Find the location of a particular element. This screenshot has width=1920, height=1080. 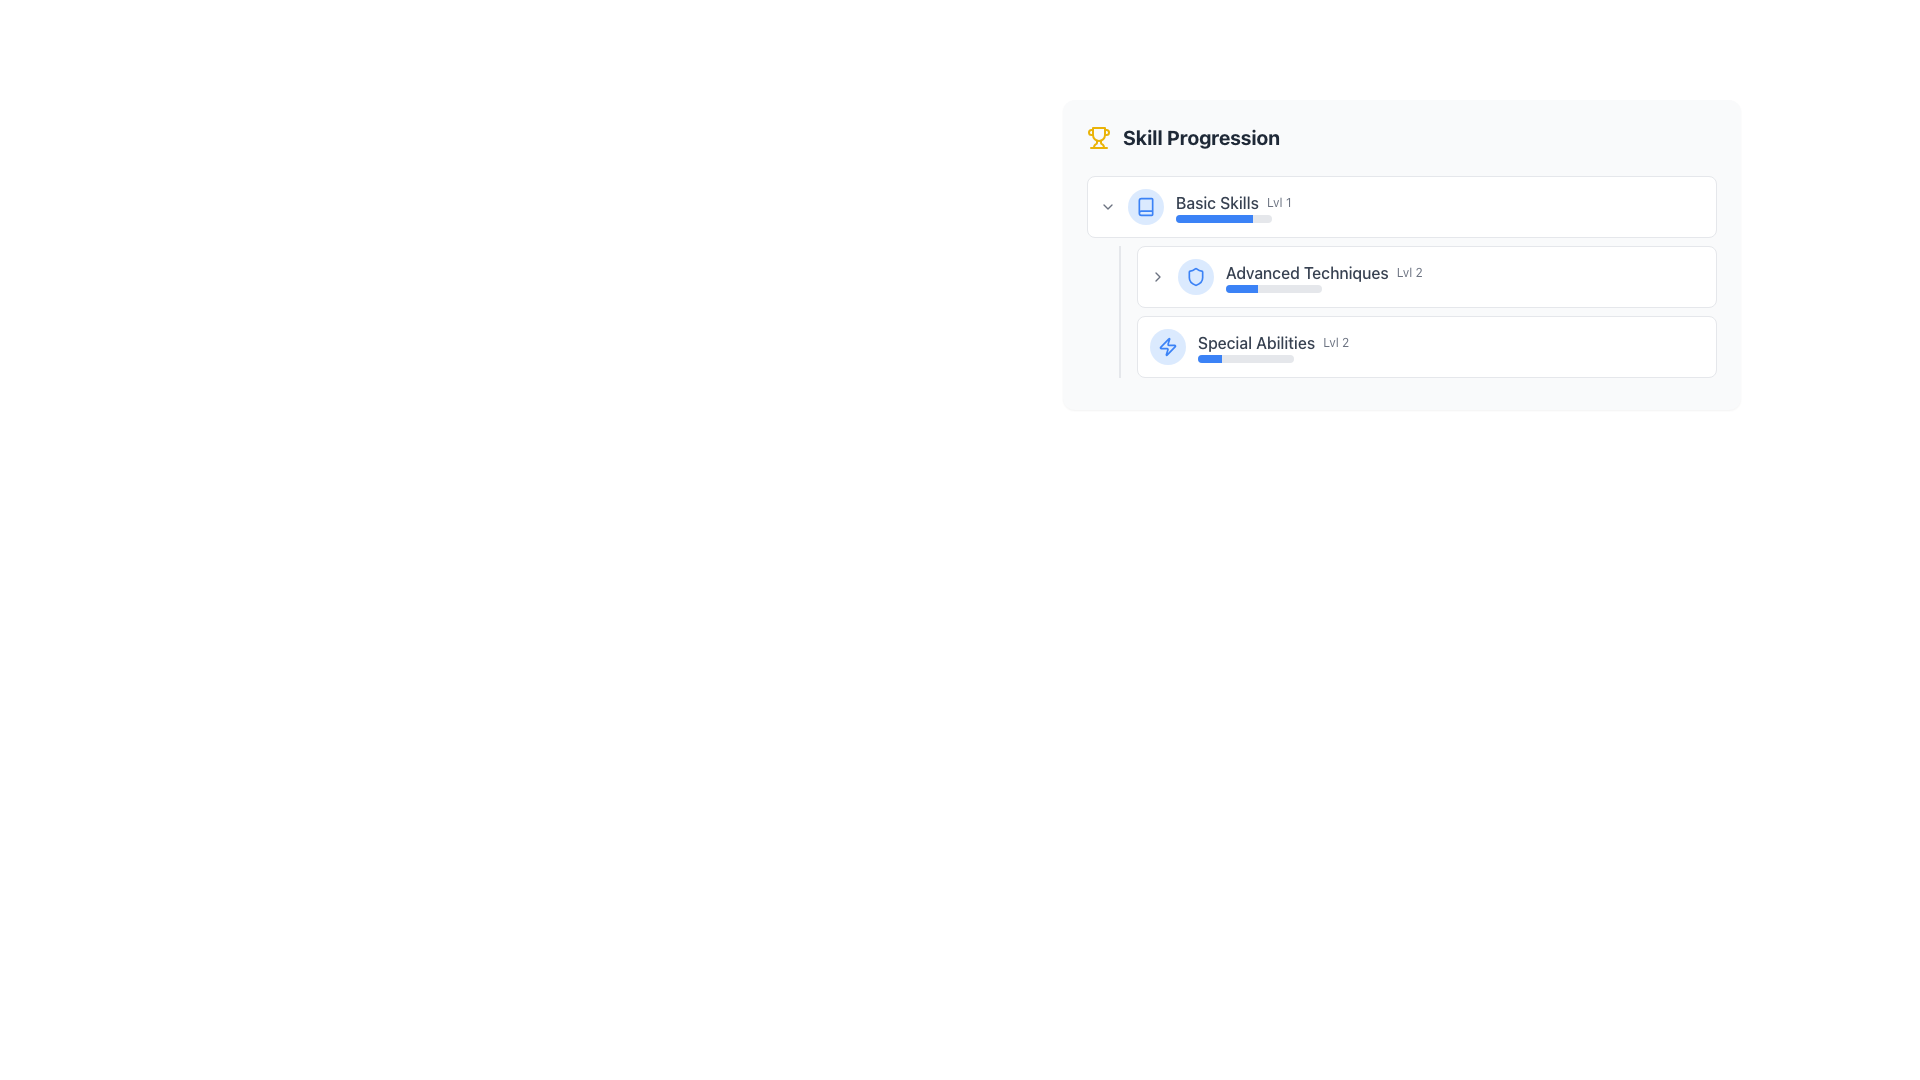

the Progress bar segment of the 'Special Abilities' skill progression bar, which visually represents progress as a percentage is located at coordinates (1208, 357).